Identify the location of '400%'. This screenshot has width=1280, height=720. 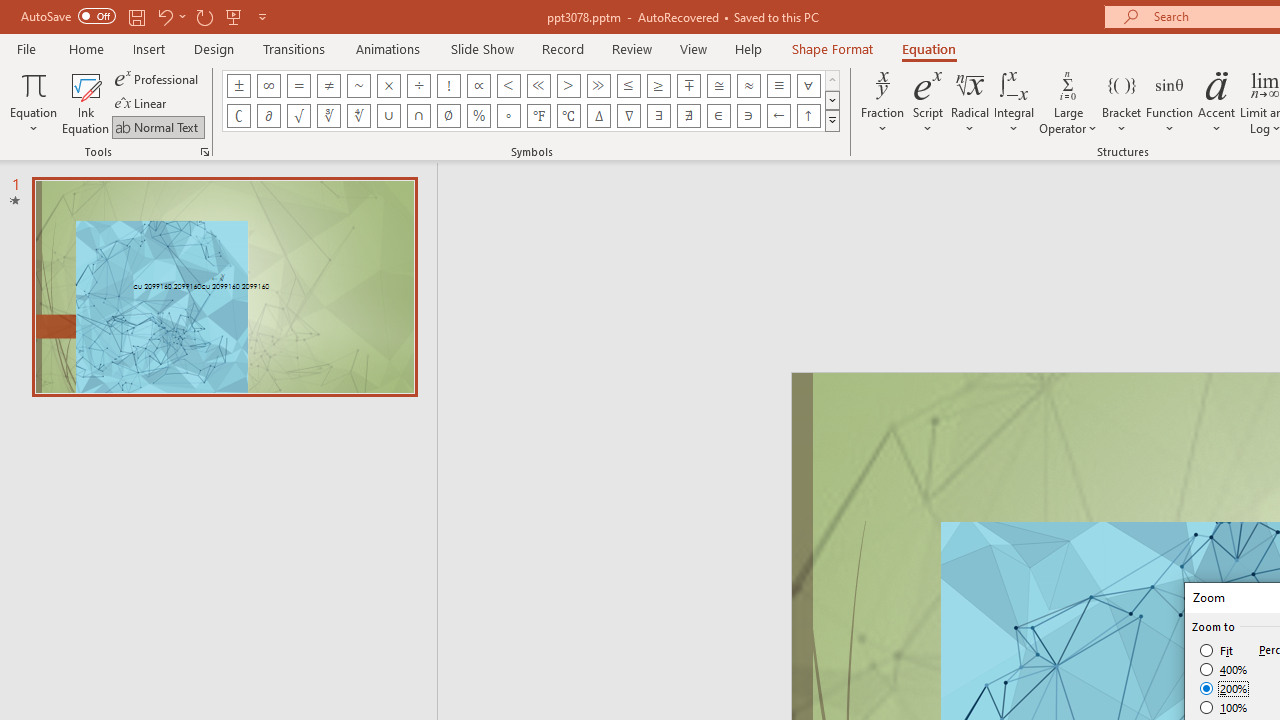
(1223, 669).